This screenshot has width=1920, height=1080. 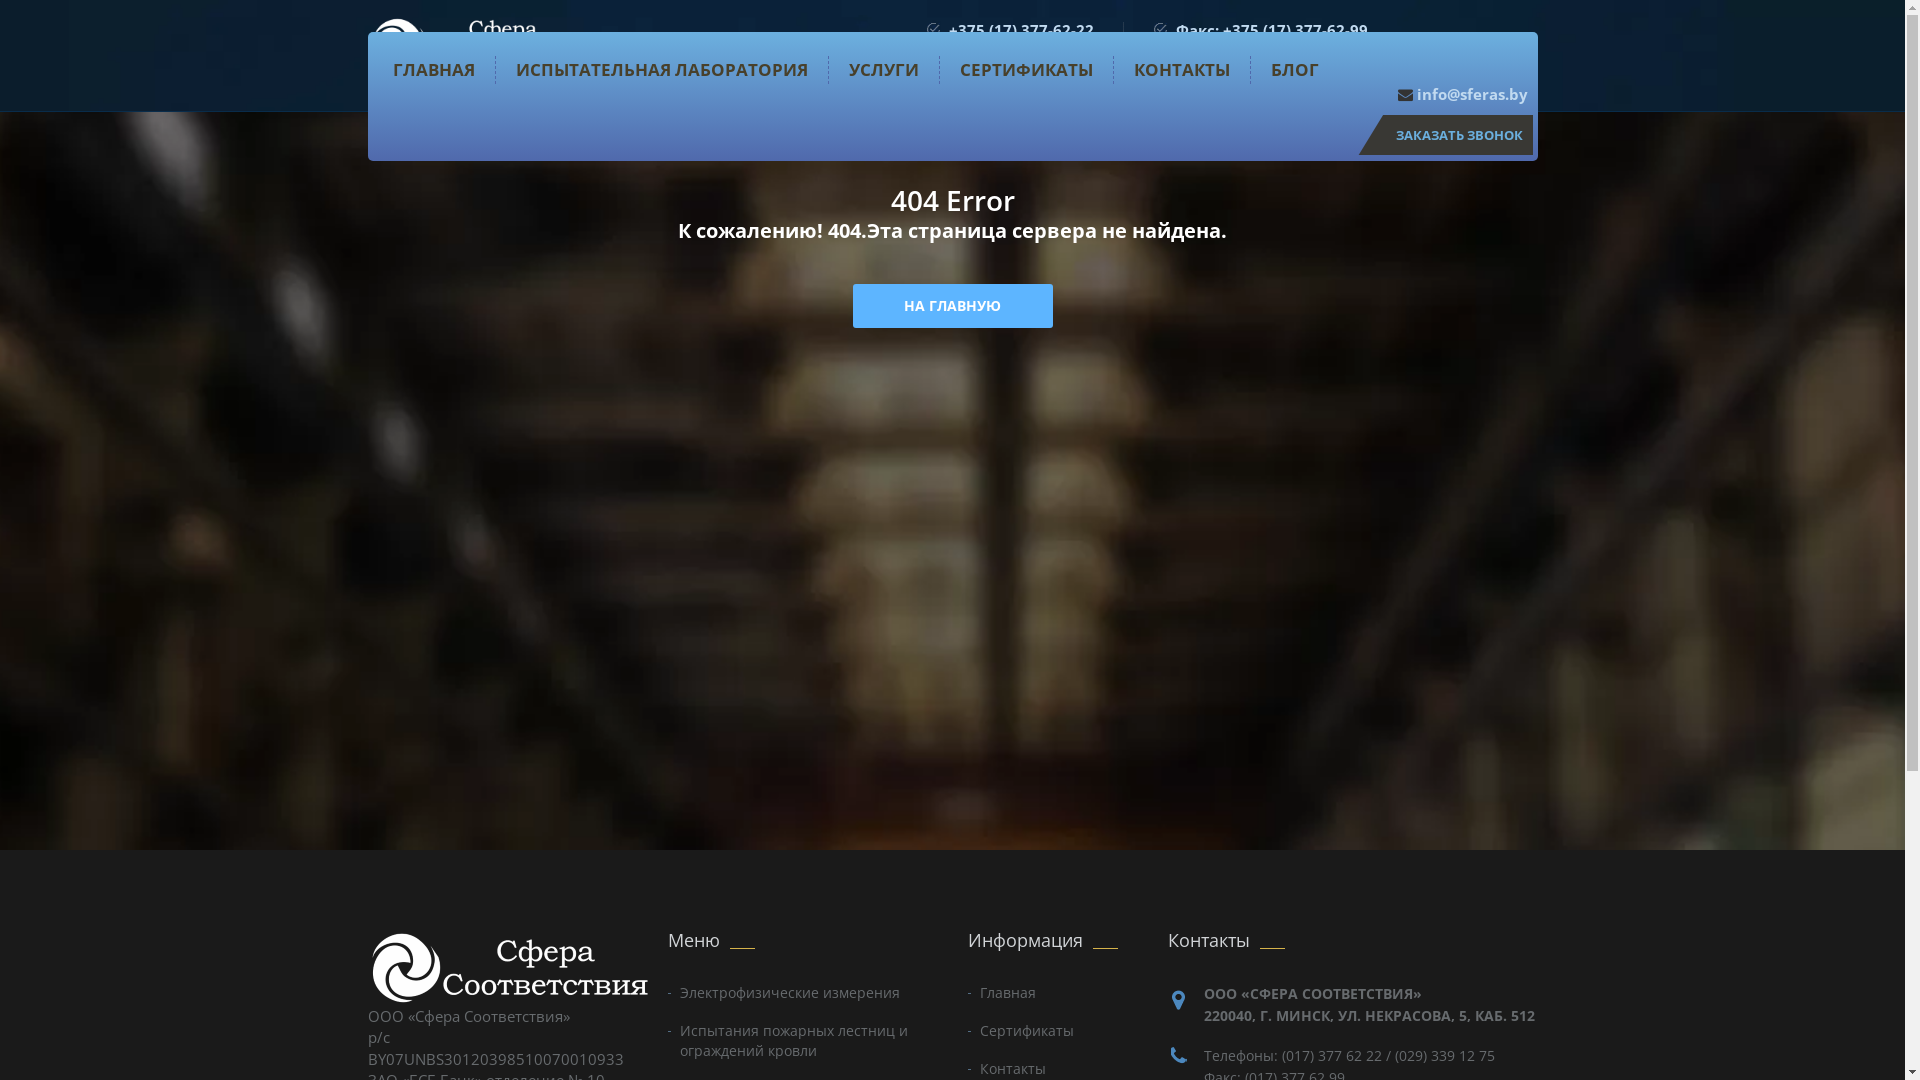 What do you see at coordinates (1020, 49) in the screenshot?
I see `'+375 (33) 335-49-31'` at bounding box center [1020, 49].